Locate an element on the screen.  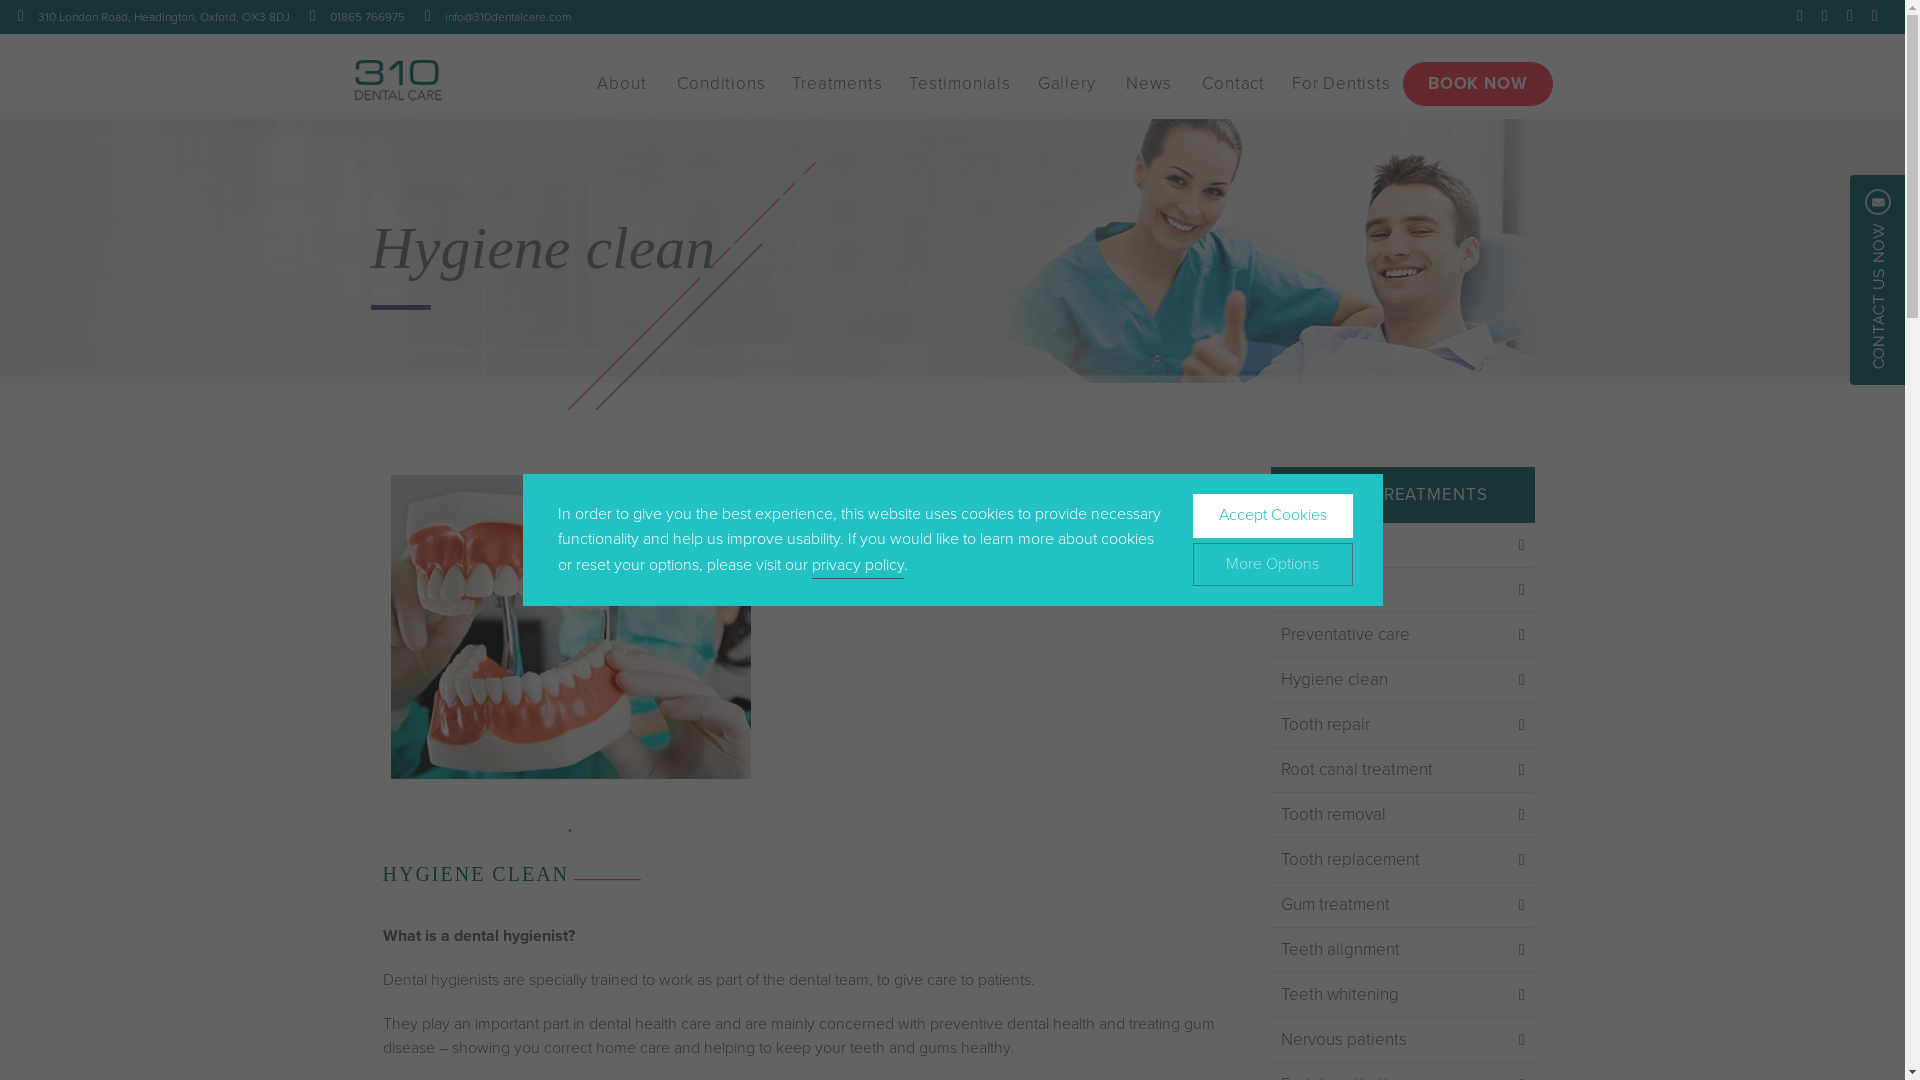
'Hygiene clean' is located at coordinates (1400, 679).